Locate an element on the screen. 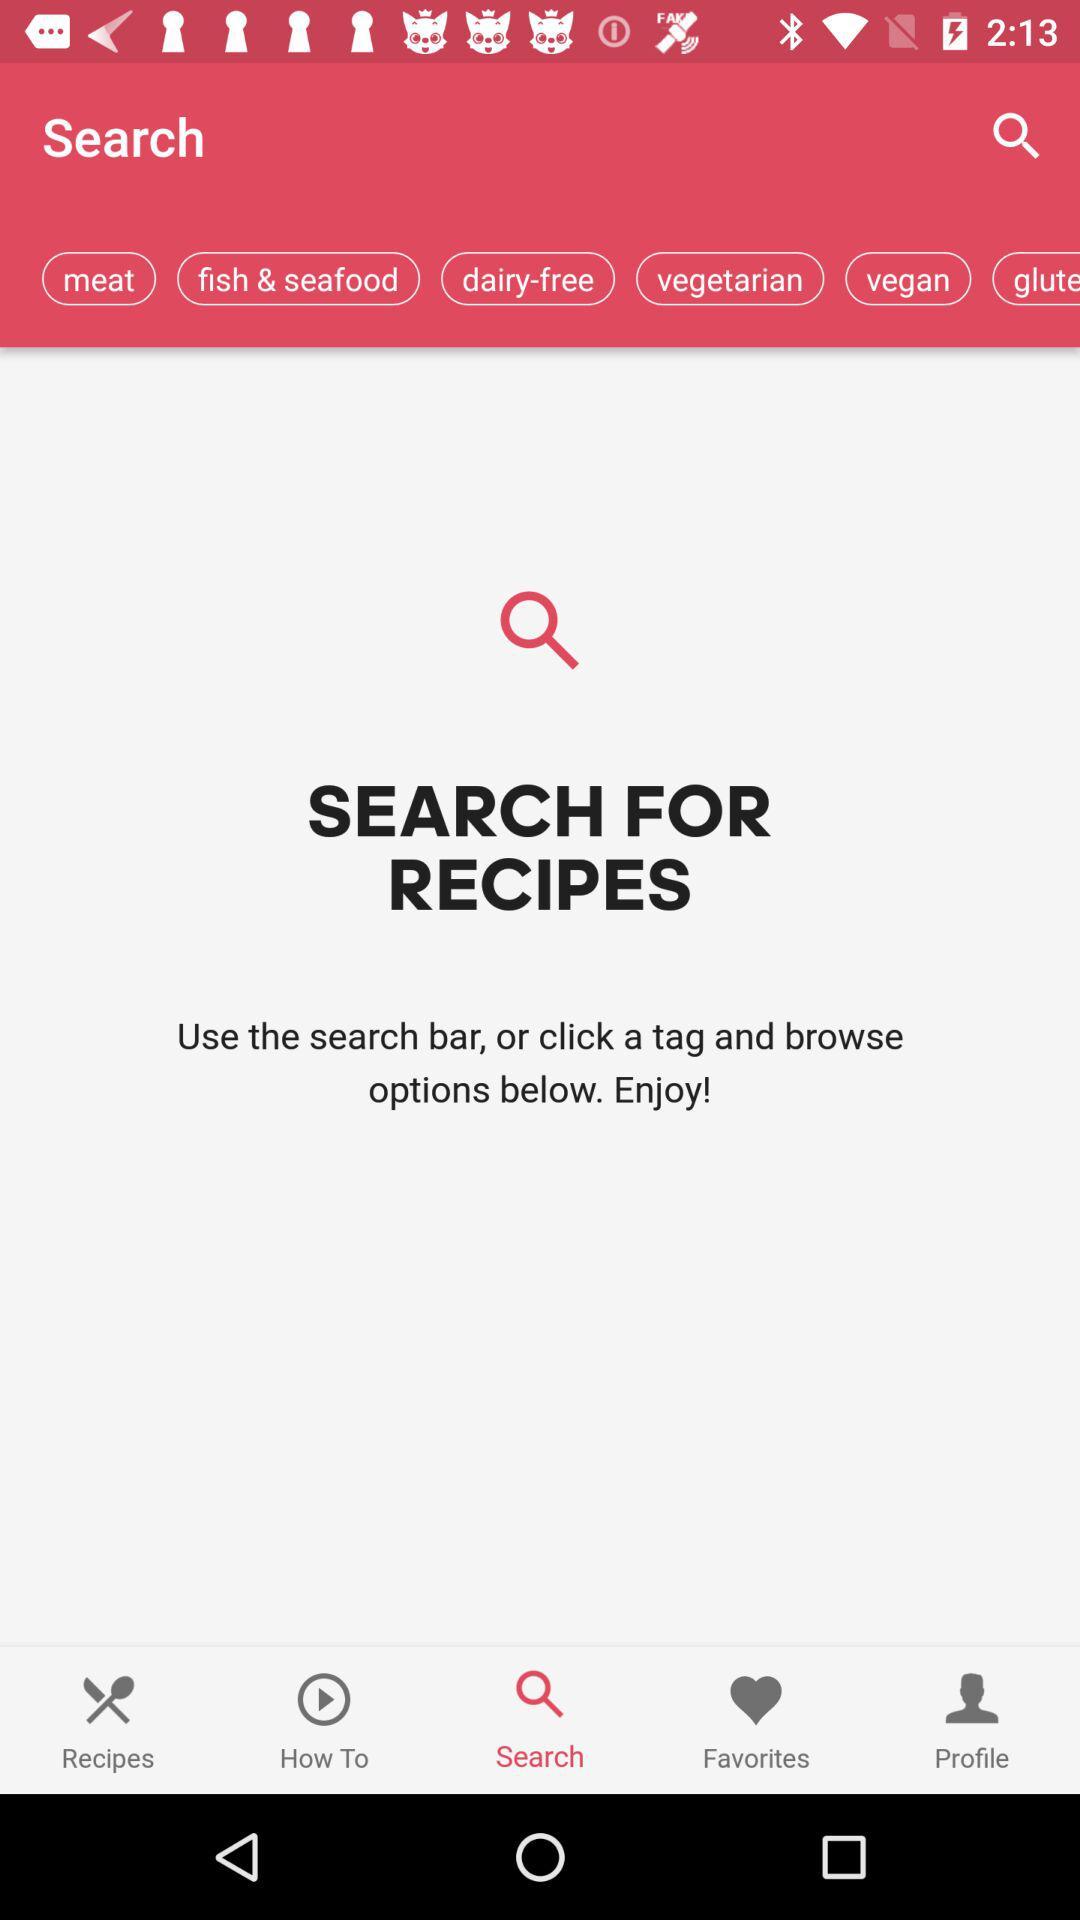 Image resolution: width=1080 pixels, height=1920 pixels. vegetarian is located at coordinates (730, 277).